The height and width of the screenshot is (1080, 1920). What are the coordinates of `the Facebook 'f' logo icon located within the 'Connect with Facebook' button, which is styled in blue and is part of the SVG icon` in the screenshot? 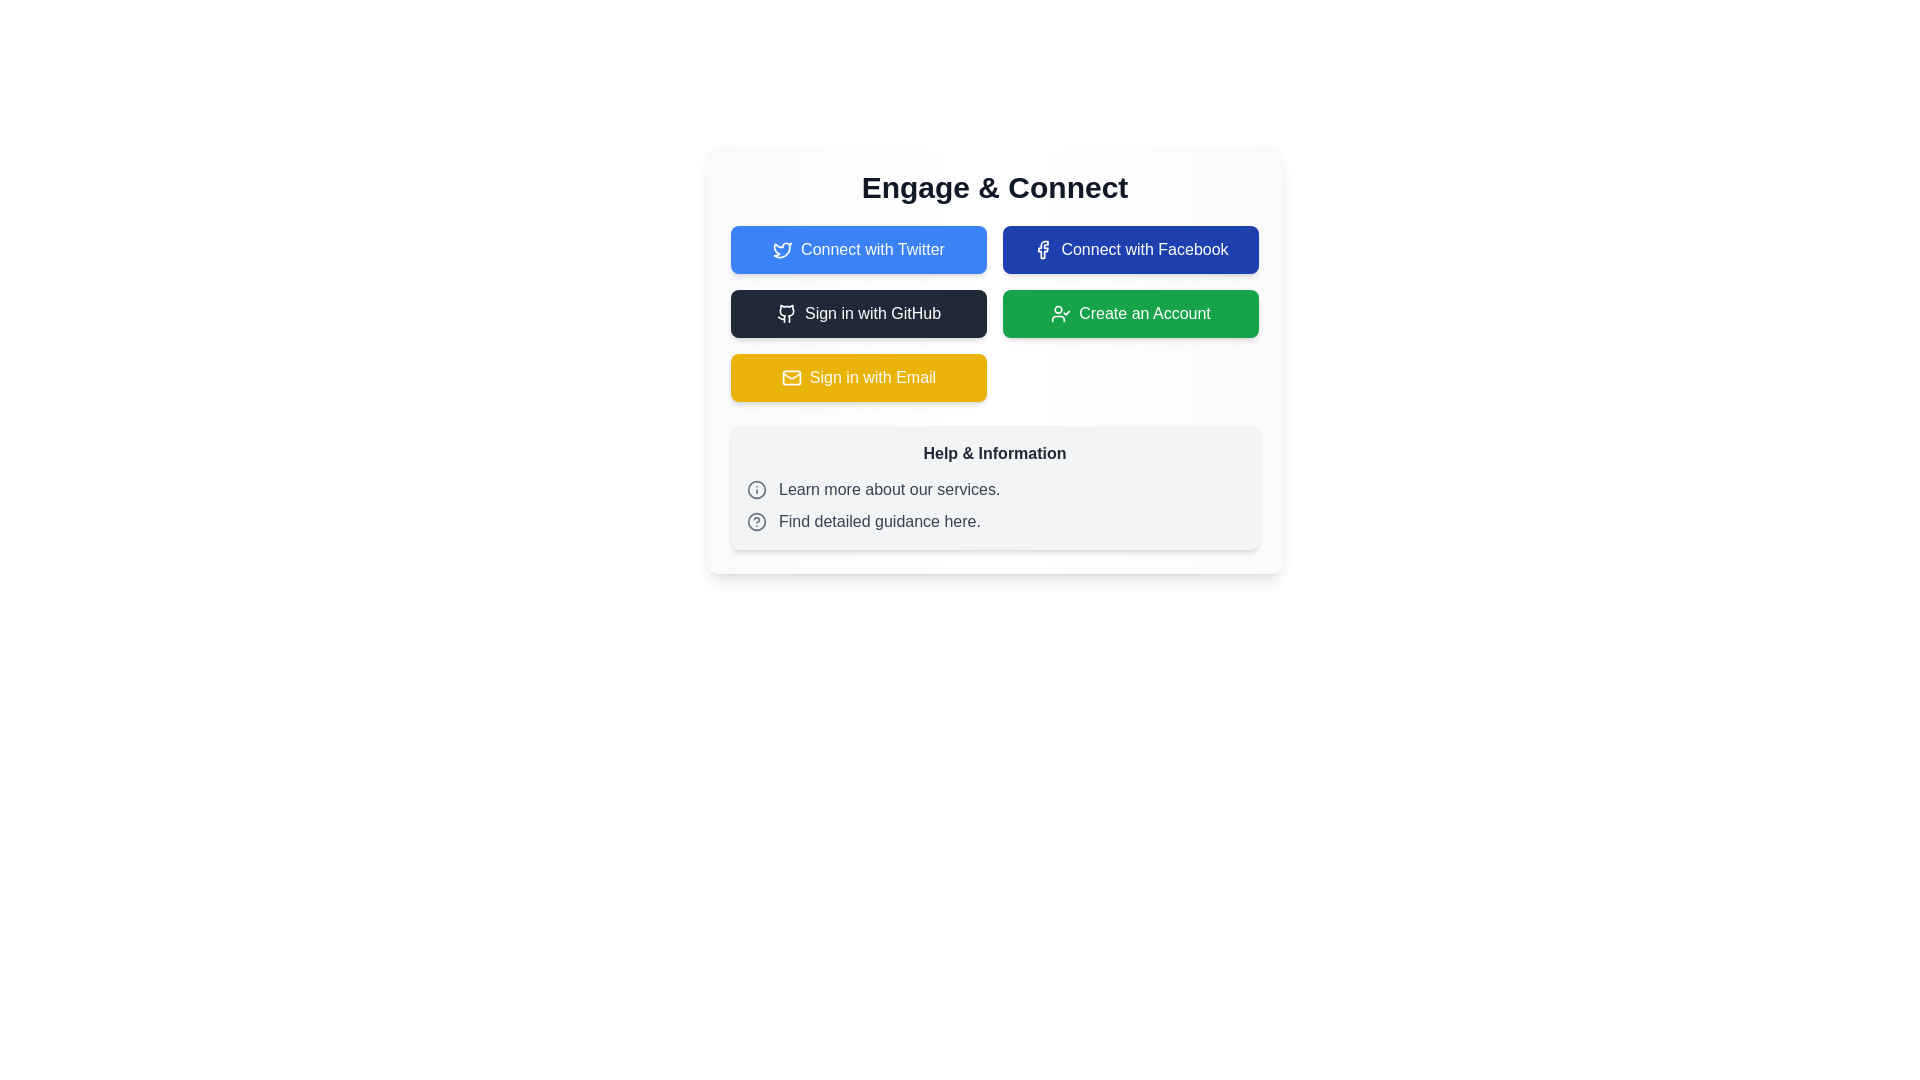 It's located at (1042, 249).